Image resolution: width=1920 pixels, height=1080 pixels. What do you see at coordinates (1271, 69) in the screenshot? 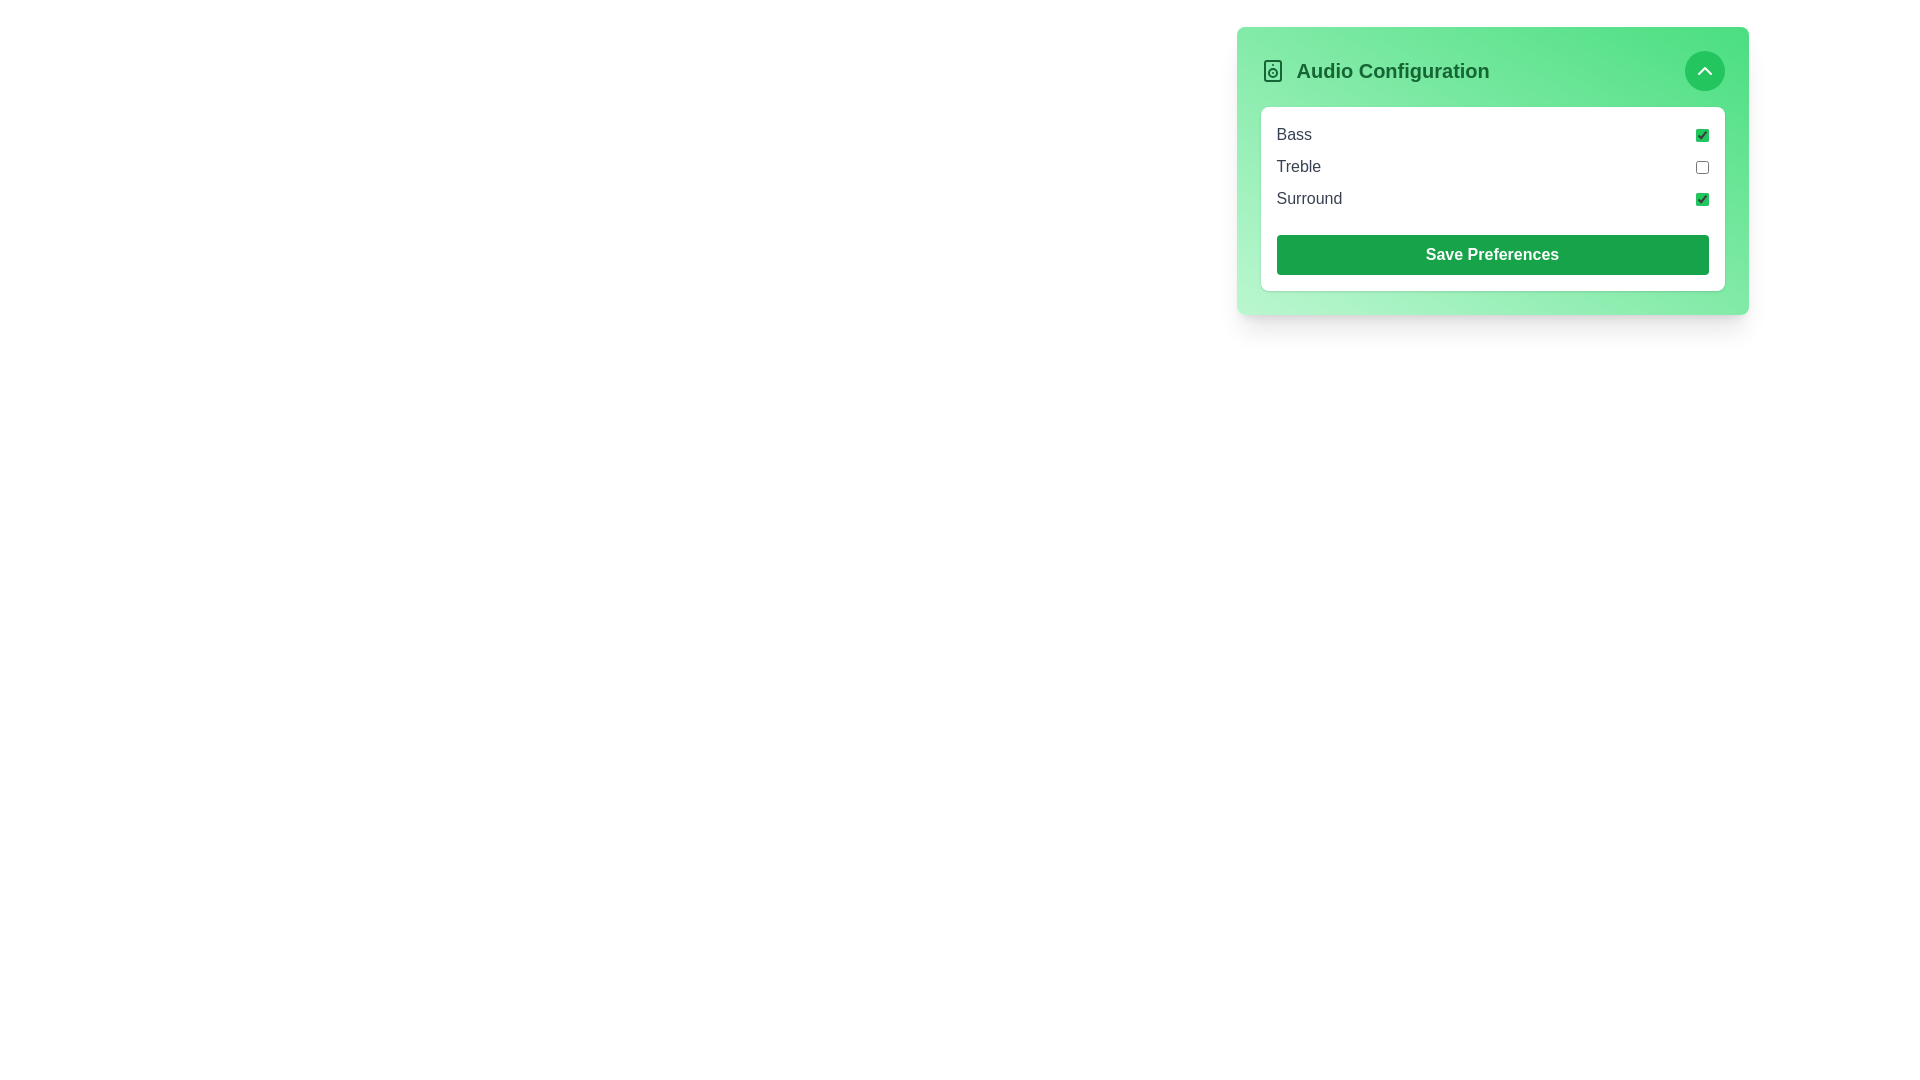
I see `the small speaker icon located in the top-left corner of the 'Audio Configuration' section, which features a green stroke color and resembles a stylized speaker design` at bounding box center [1271, 69].